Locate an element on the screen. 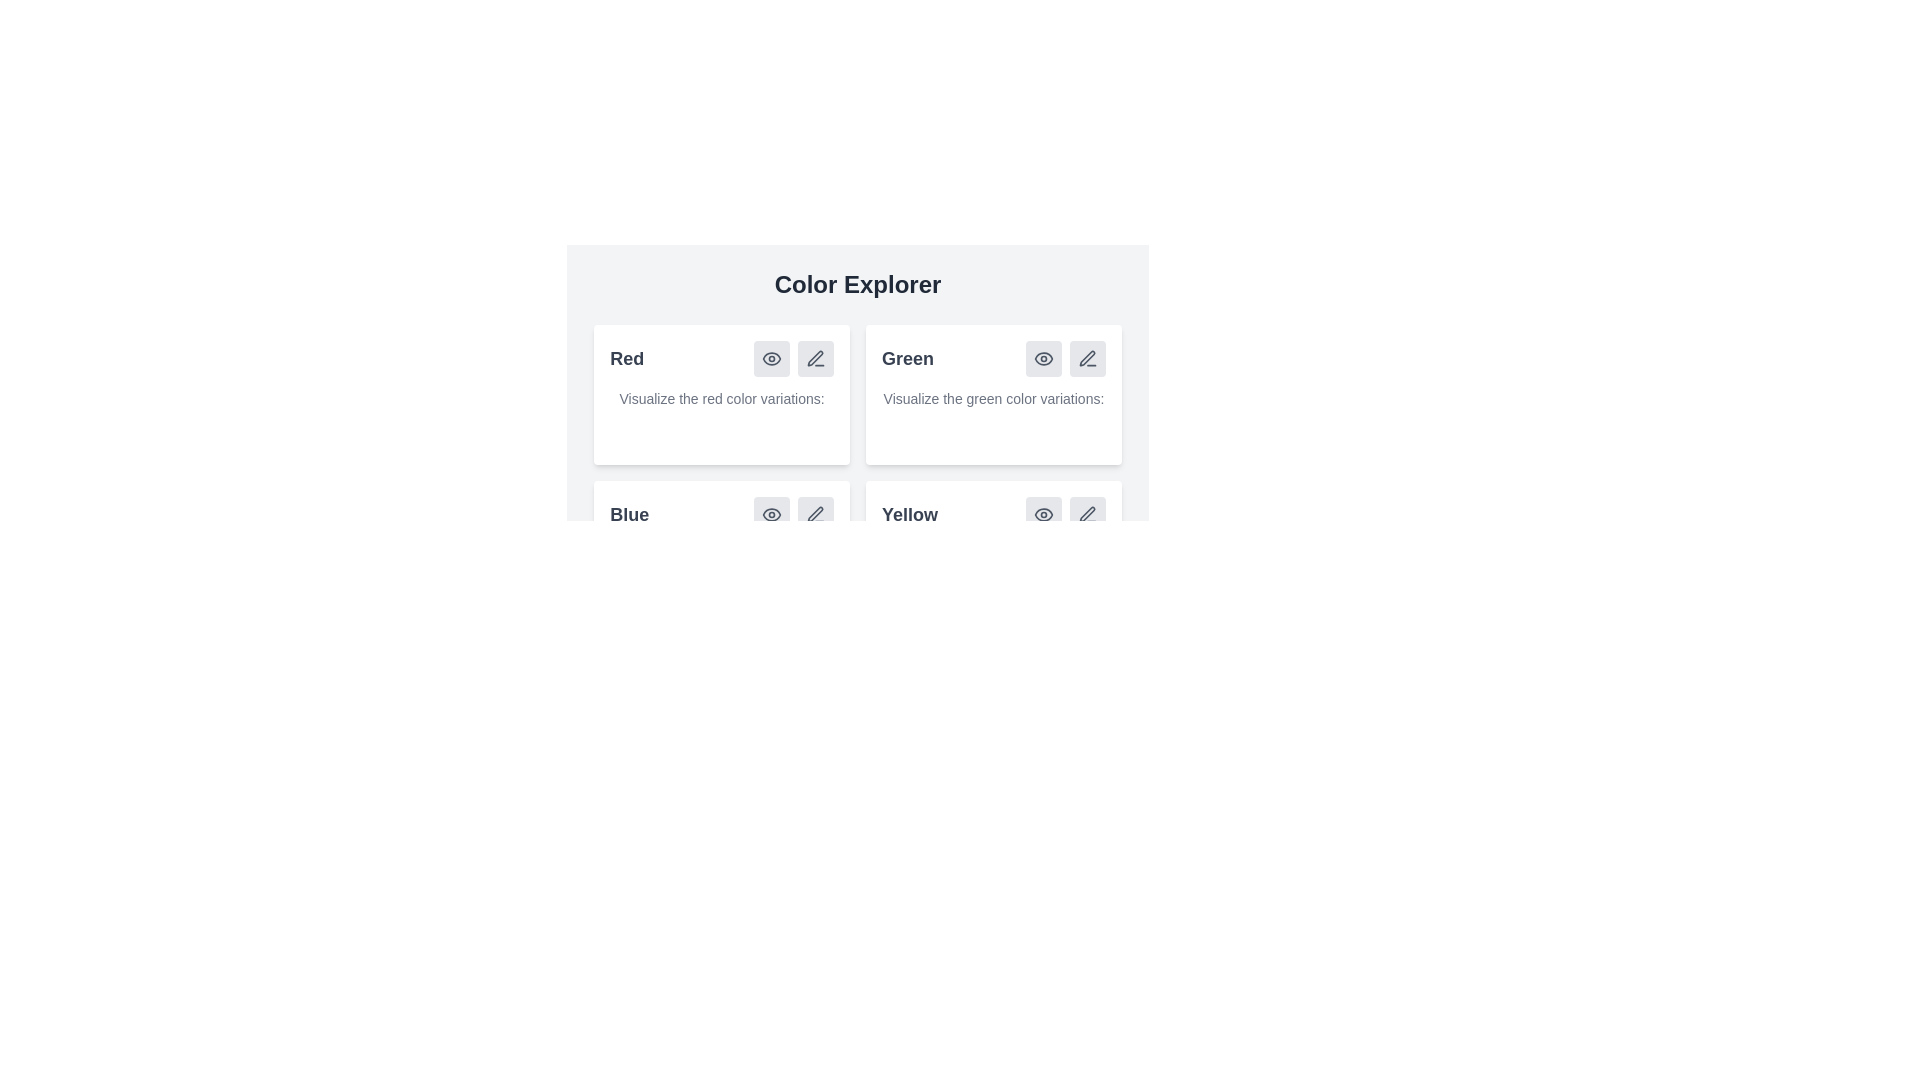 This screenshot has height=1080, width=1920. the interactive button group located in the upper-right region of the 'Red' card is located at coordinates (792, 357).